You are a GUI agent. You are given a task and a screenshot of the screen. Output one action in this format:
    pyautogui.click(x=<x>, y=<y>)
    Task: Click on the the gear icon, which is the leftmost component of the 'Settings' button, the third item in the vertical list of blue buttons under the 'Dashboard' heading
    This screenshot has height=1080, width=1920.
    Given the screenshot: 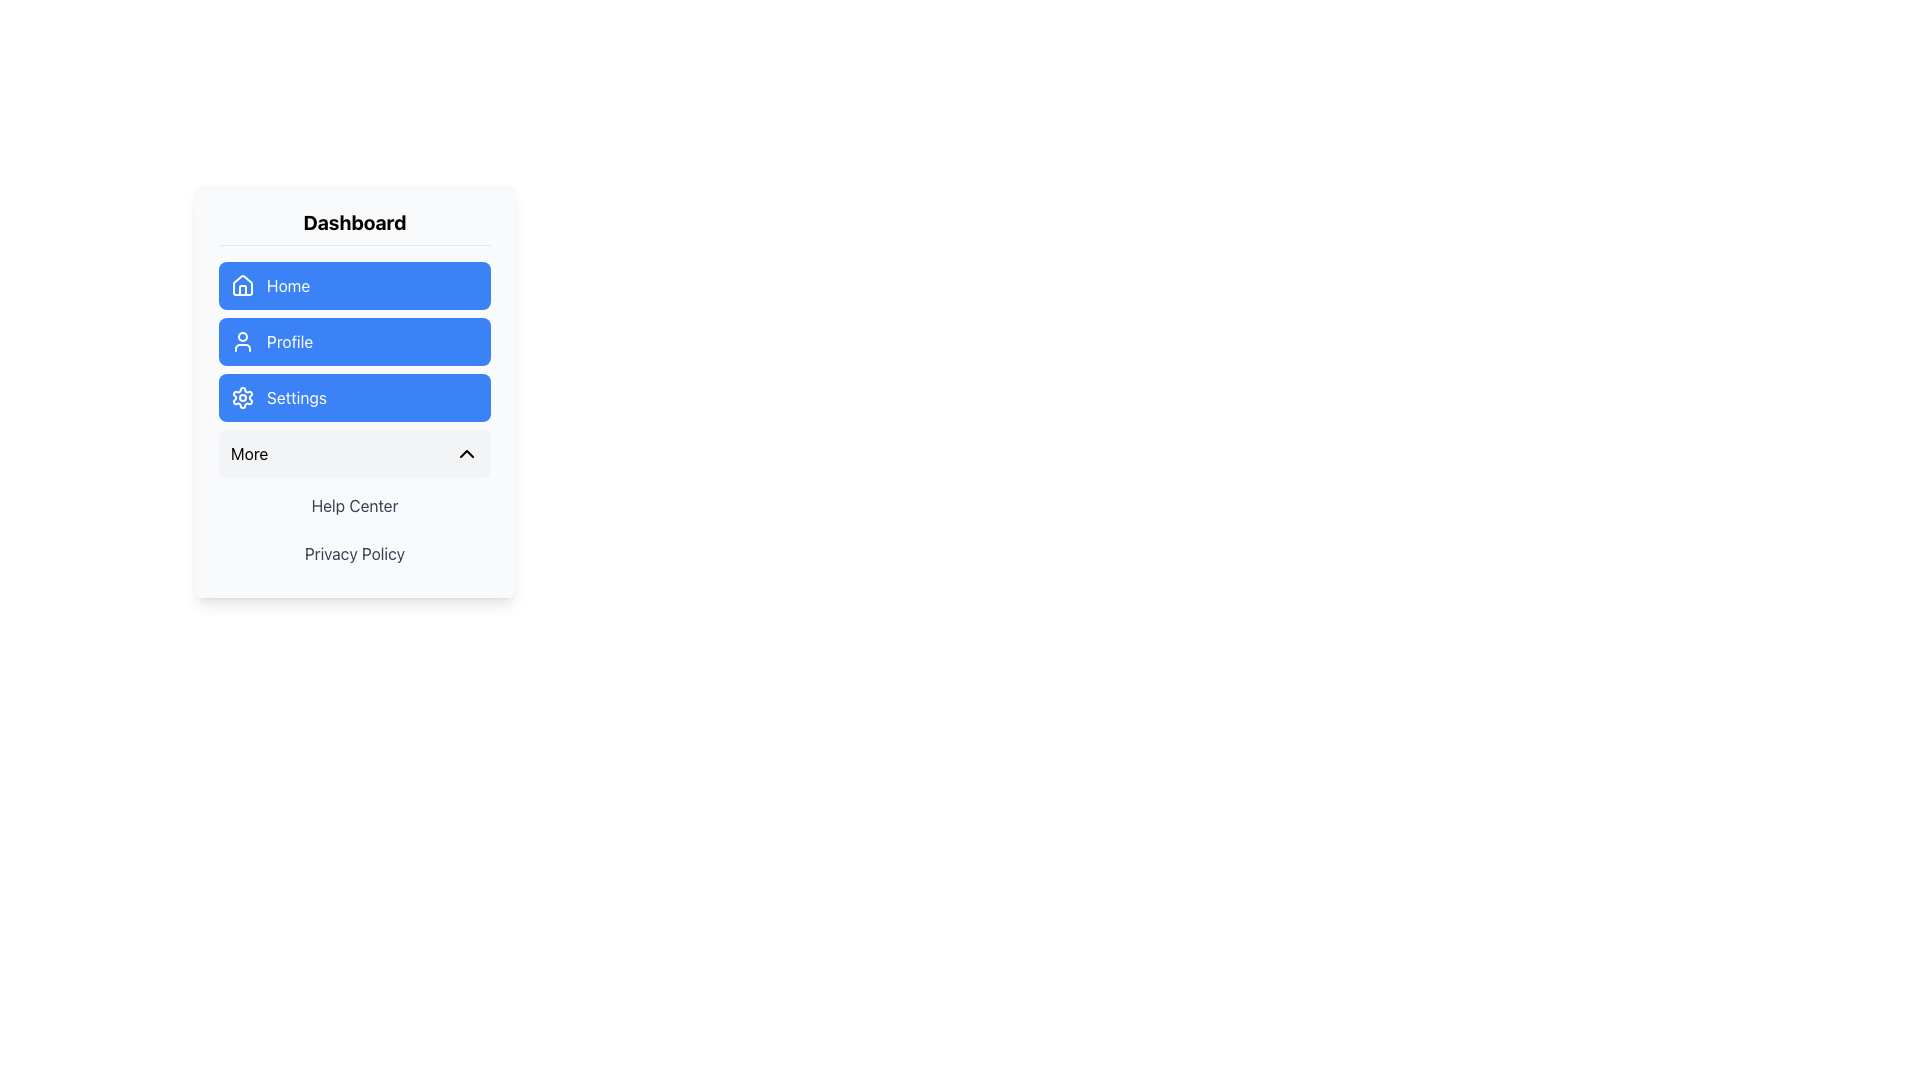 What is the action you would take?
    pyautogui.click(x=242, y=397)
    